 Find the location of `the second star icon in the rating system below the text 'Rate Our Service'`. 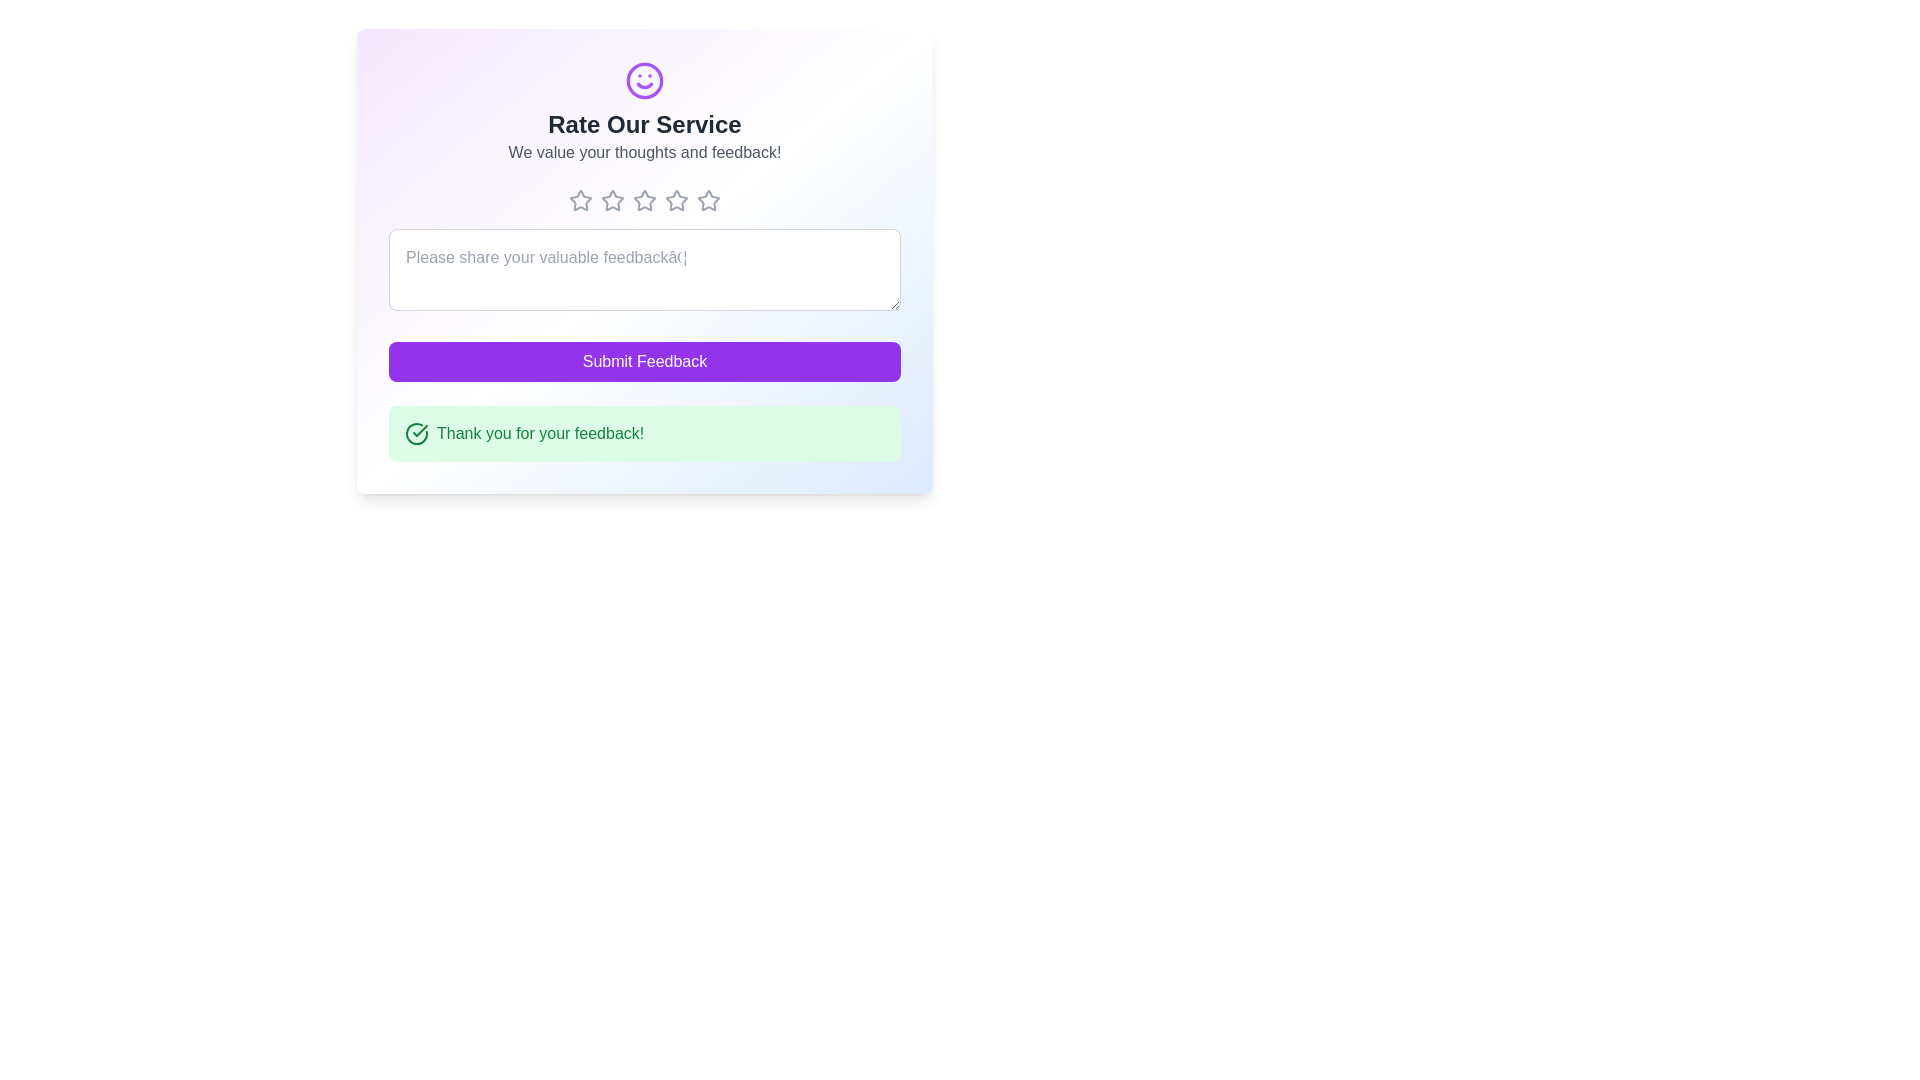

the second star icon in the rating system below the text 'Rate Our Service' is located at coordinates (612, 200).